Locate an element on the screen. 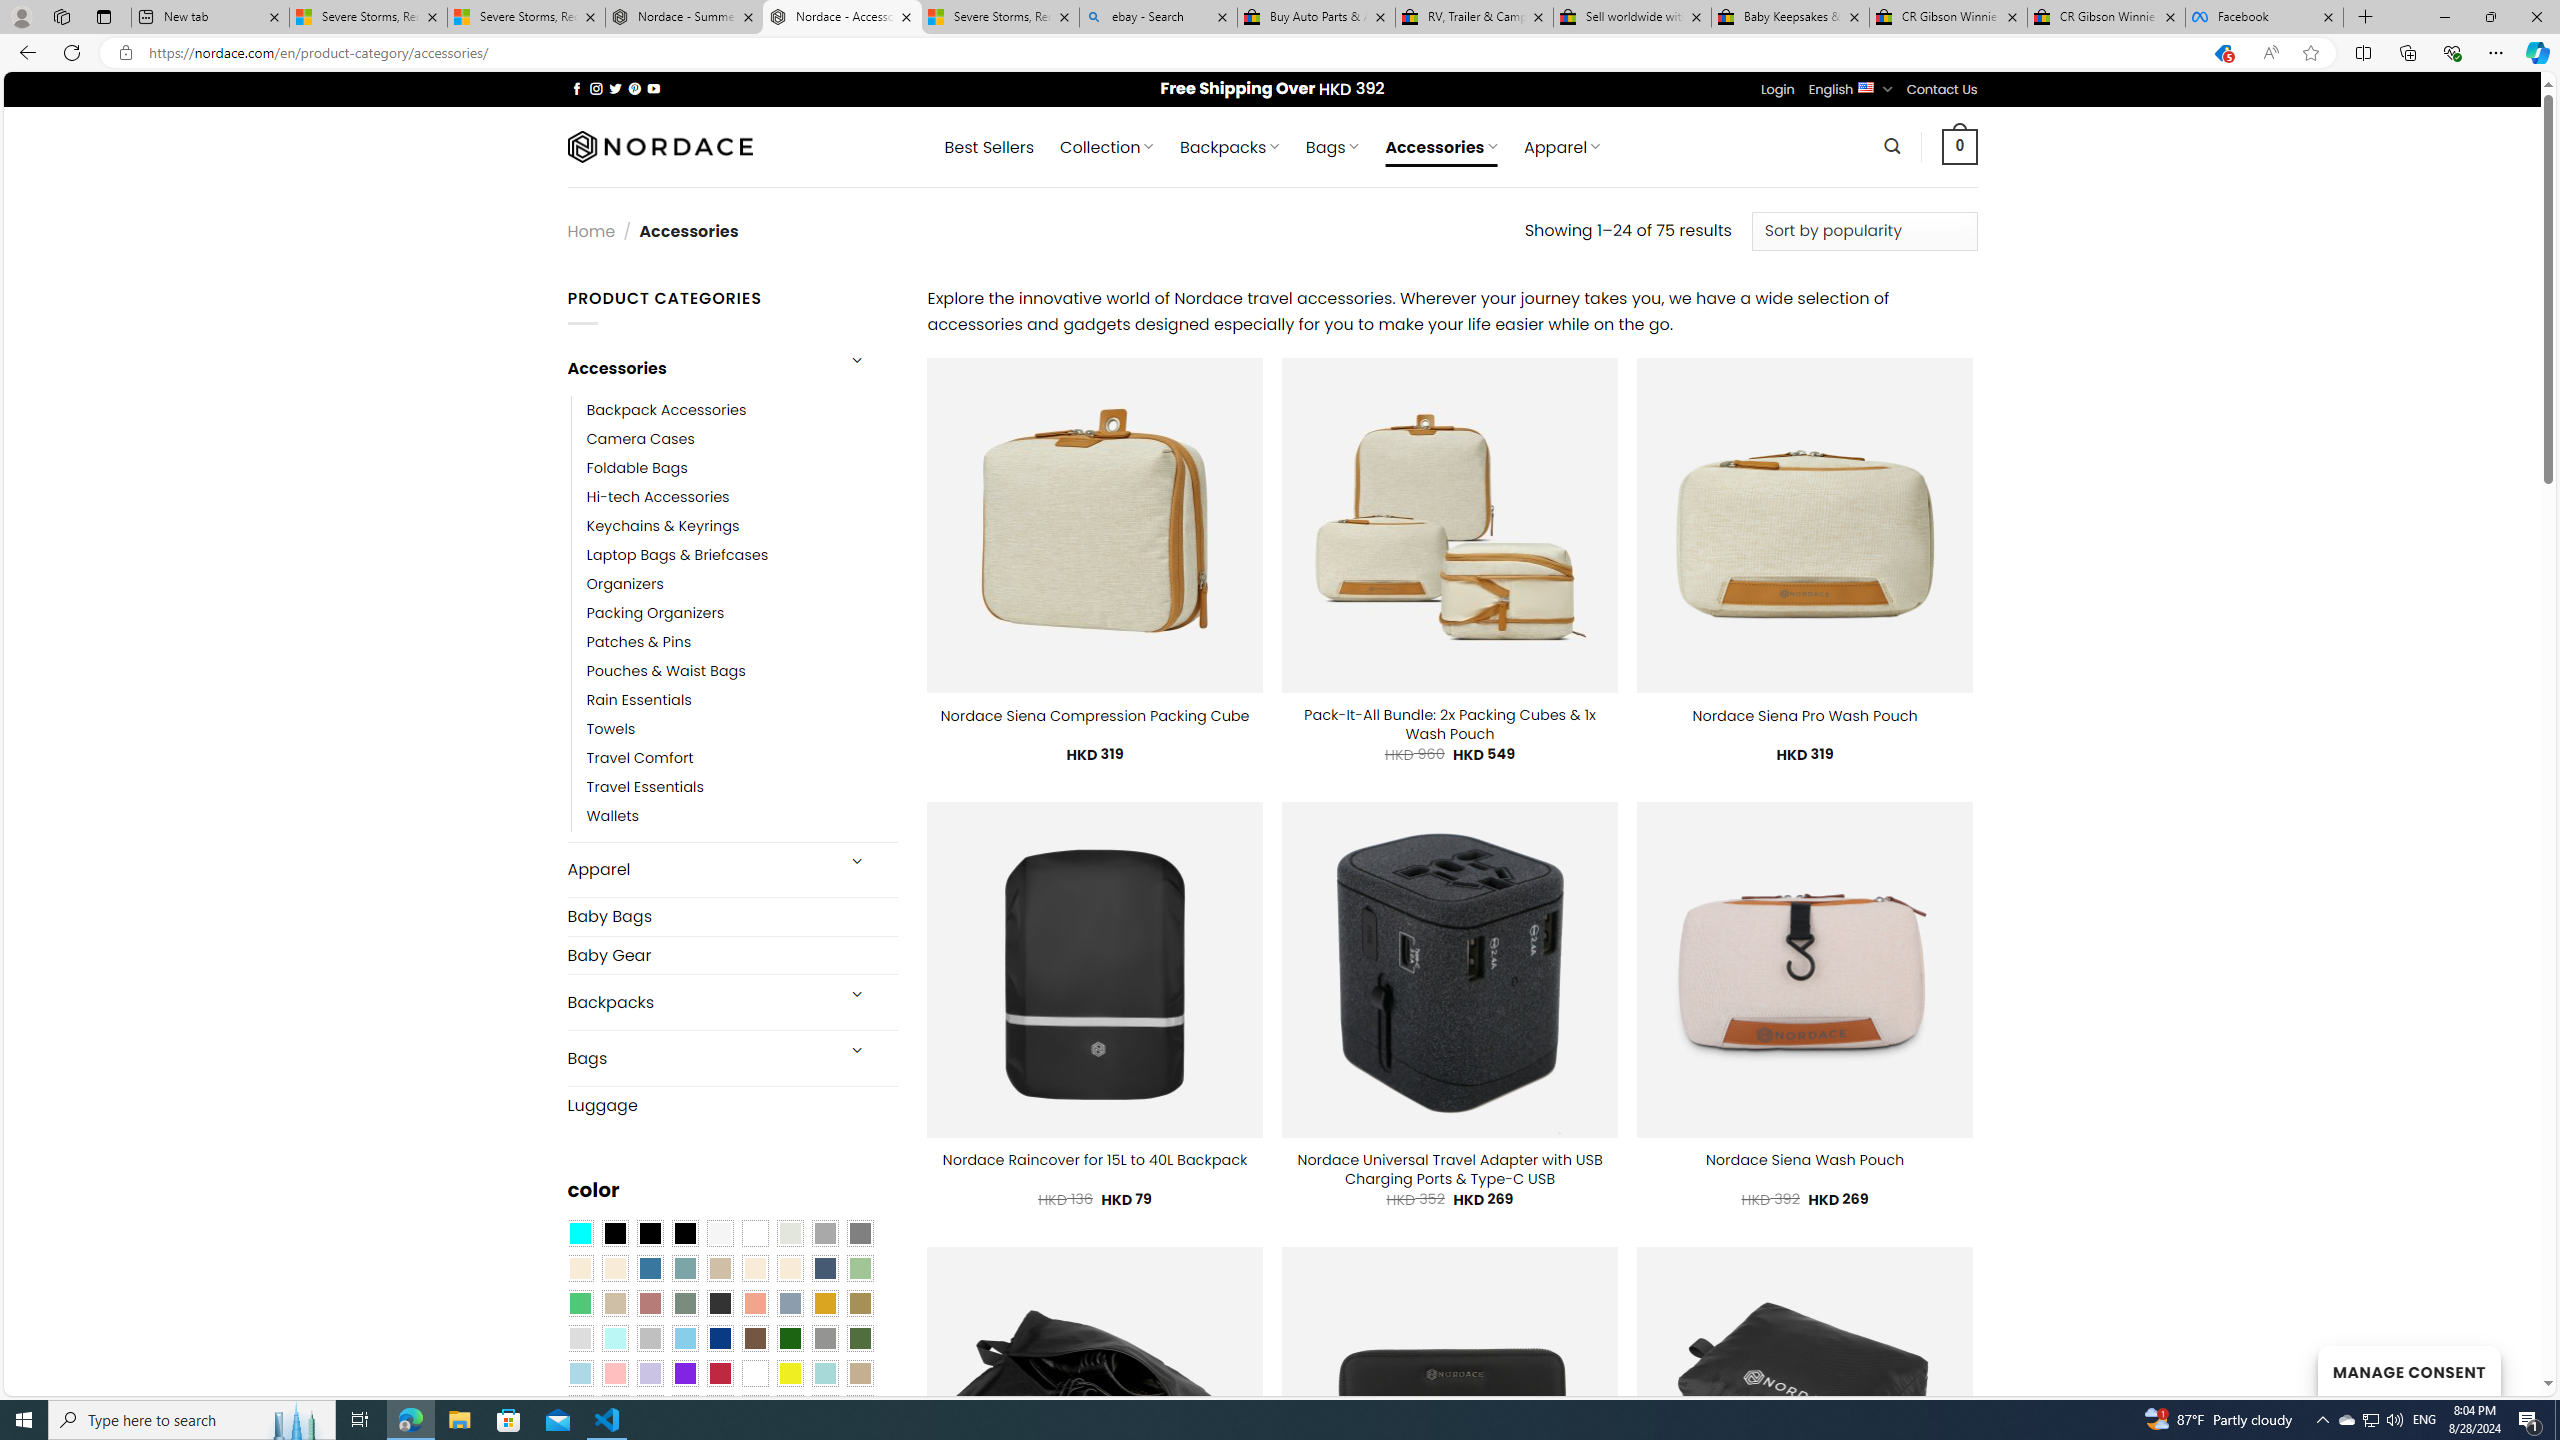 This screenshot has height=1440, width=2560. 'Sage' is located at coordinates (684, 1303).